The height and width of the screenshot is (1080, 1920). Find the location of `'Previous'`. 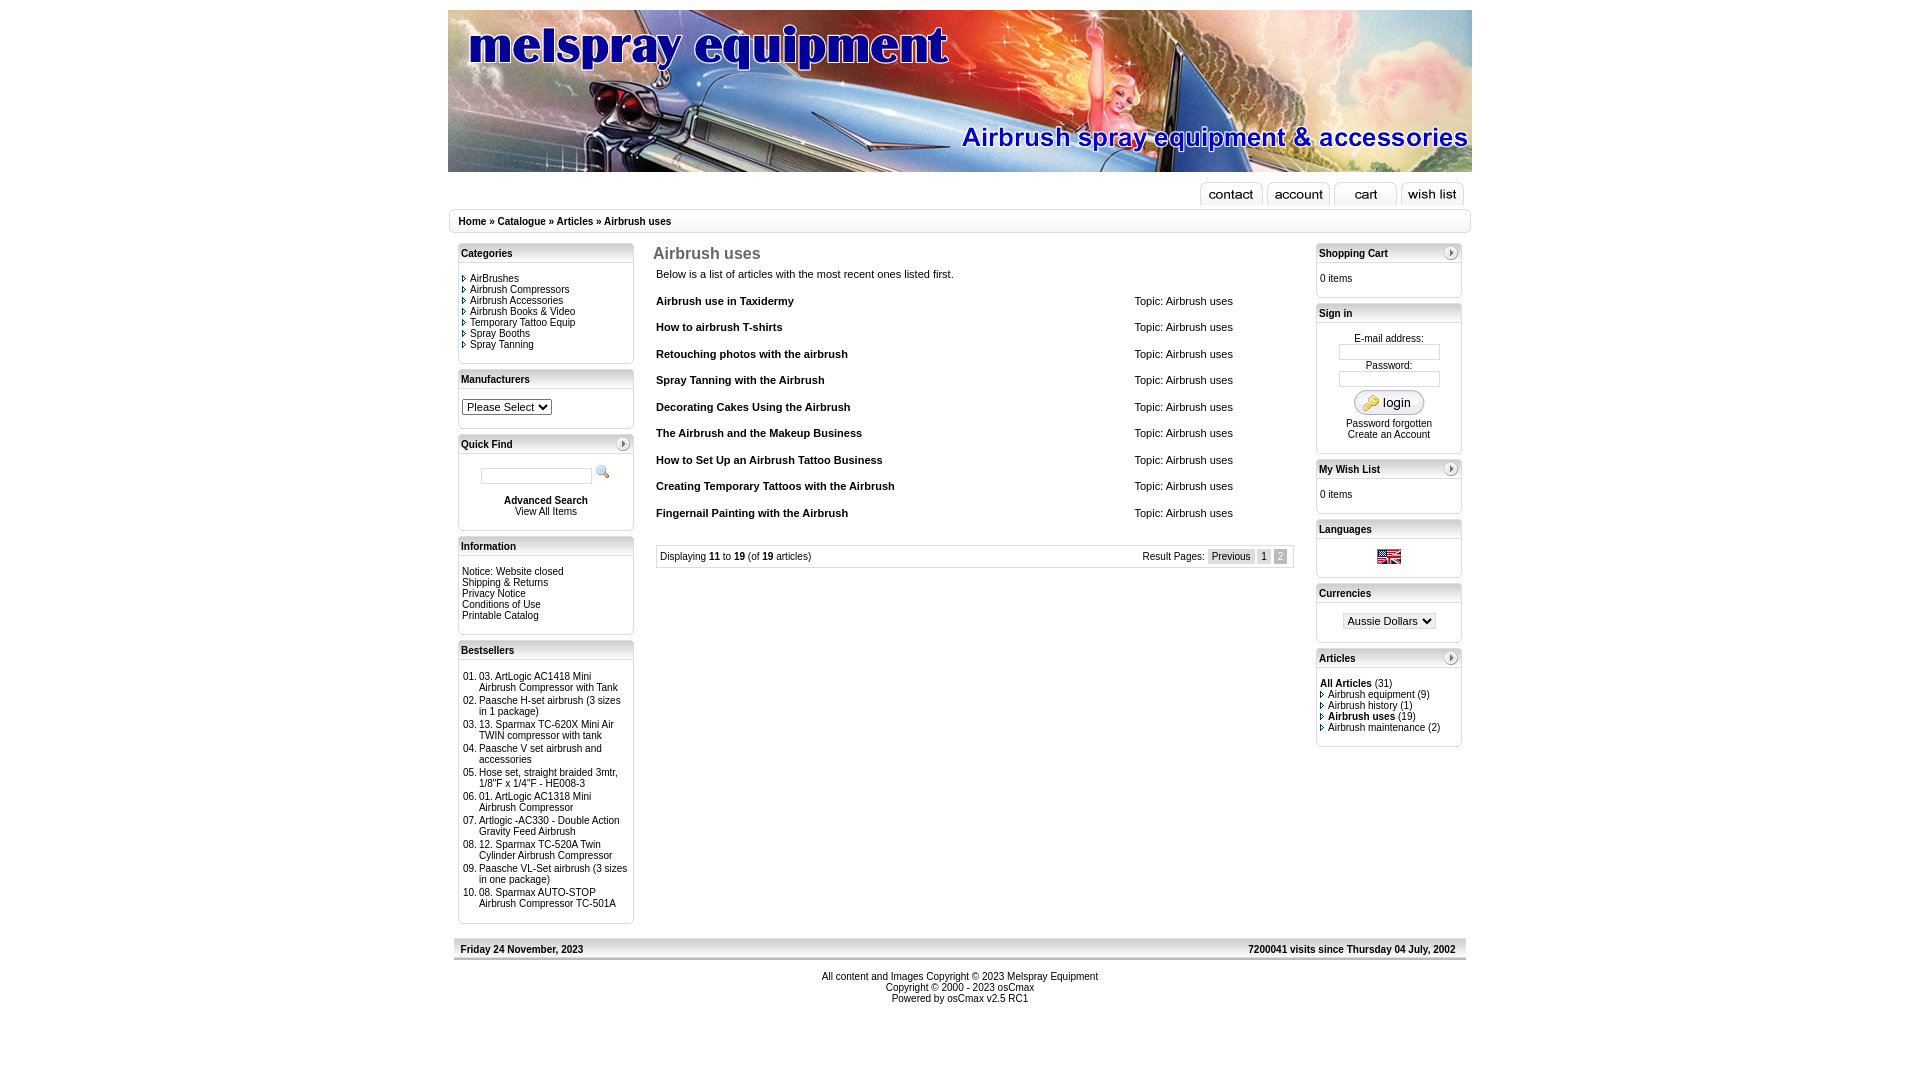

'Previous' is located at coordinates (1230, 556).